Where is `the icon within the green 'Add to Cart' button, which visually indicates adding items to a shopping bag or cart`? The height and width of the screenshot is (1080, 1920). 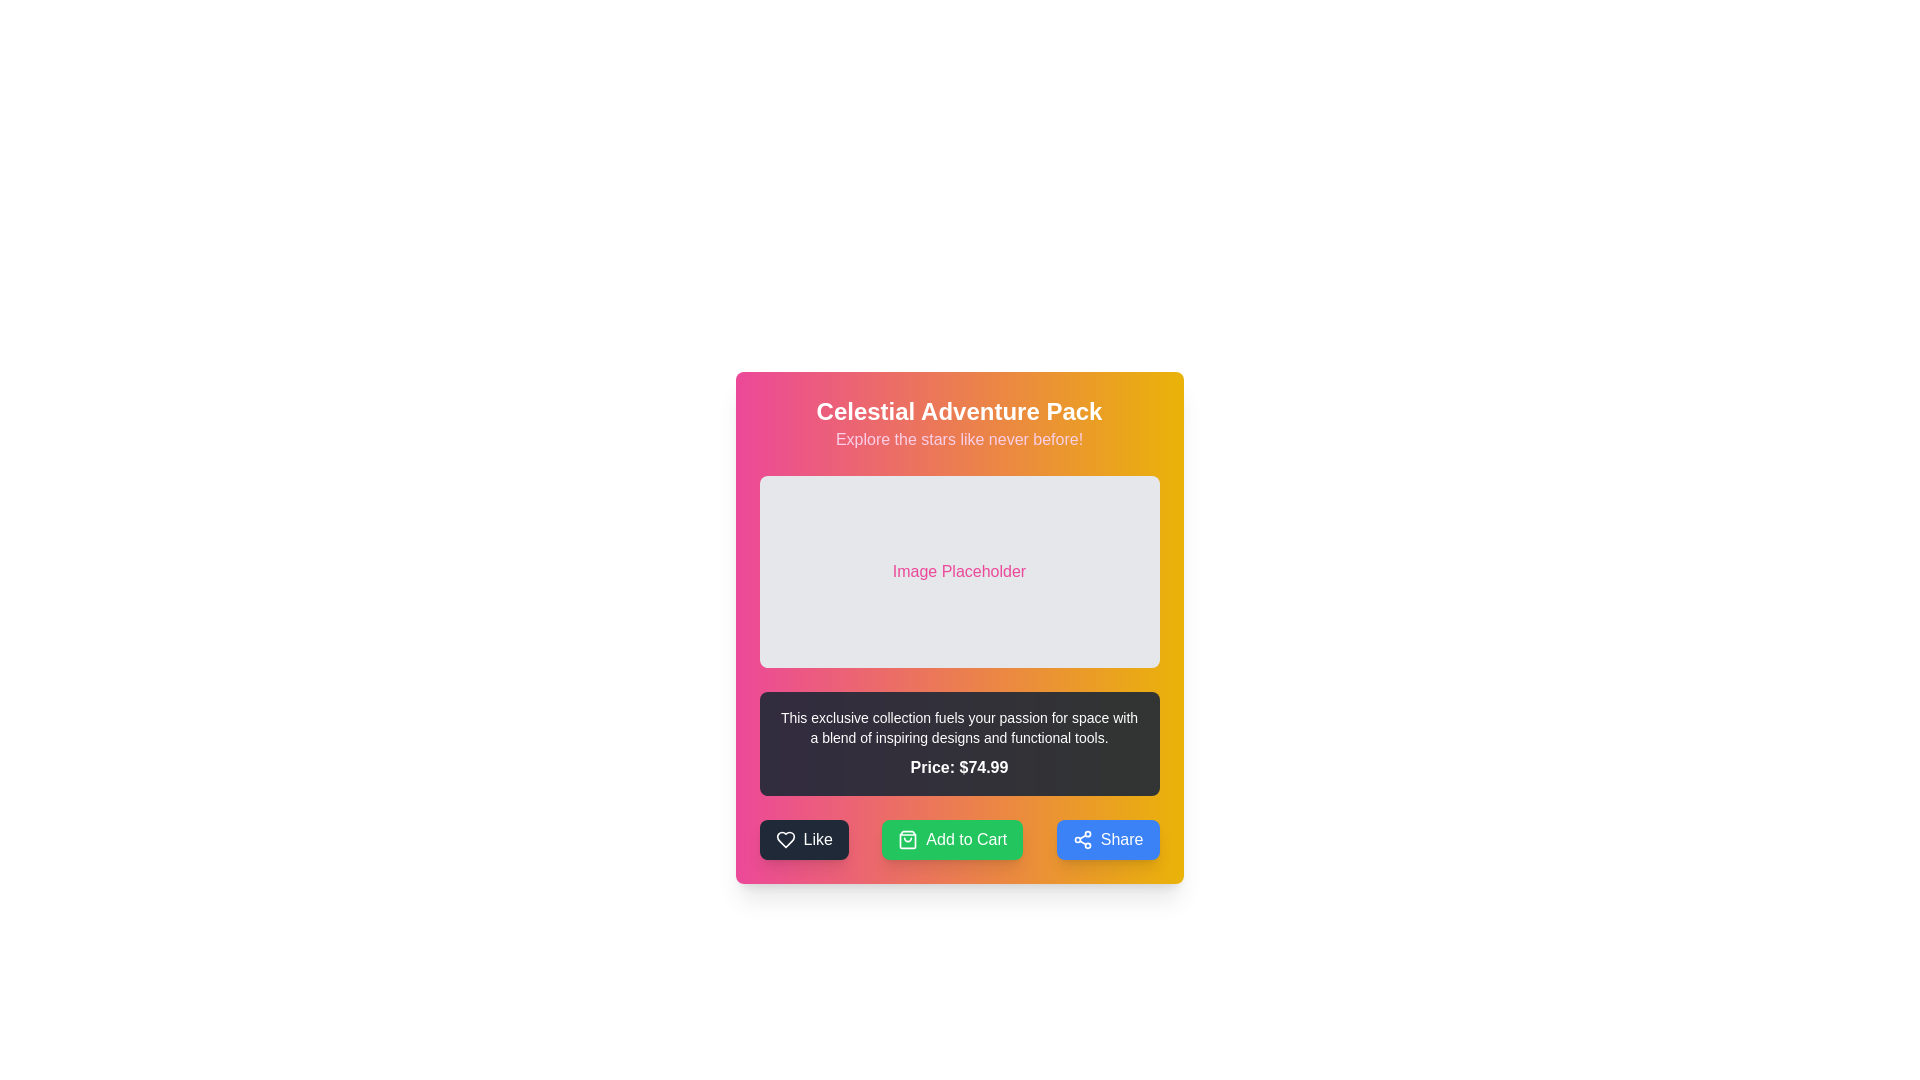
the icon within the green 'Add to Cart' button, which visually indicates adding items to a shopping bag or cart is located at coordinates (907, 840).